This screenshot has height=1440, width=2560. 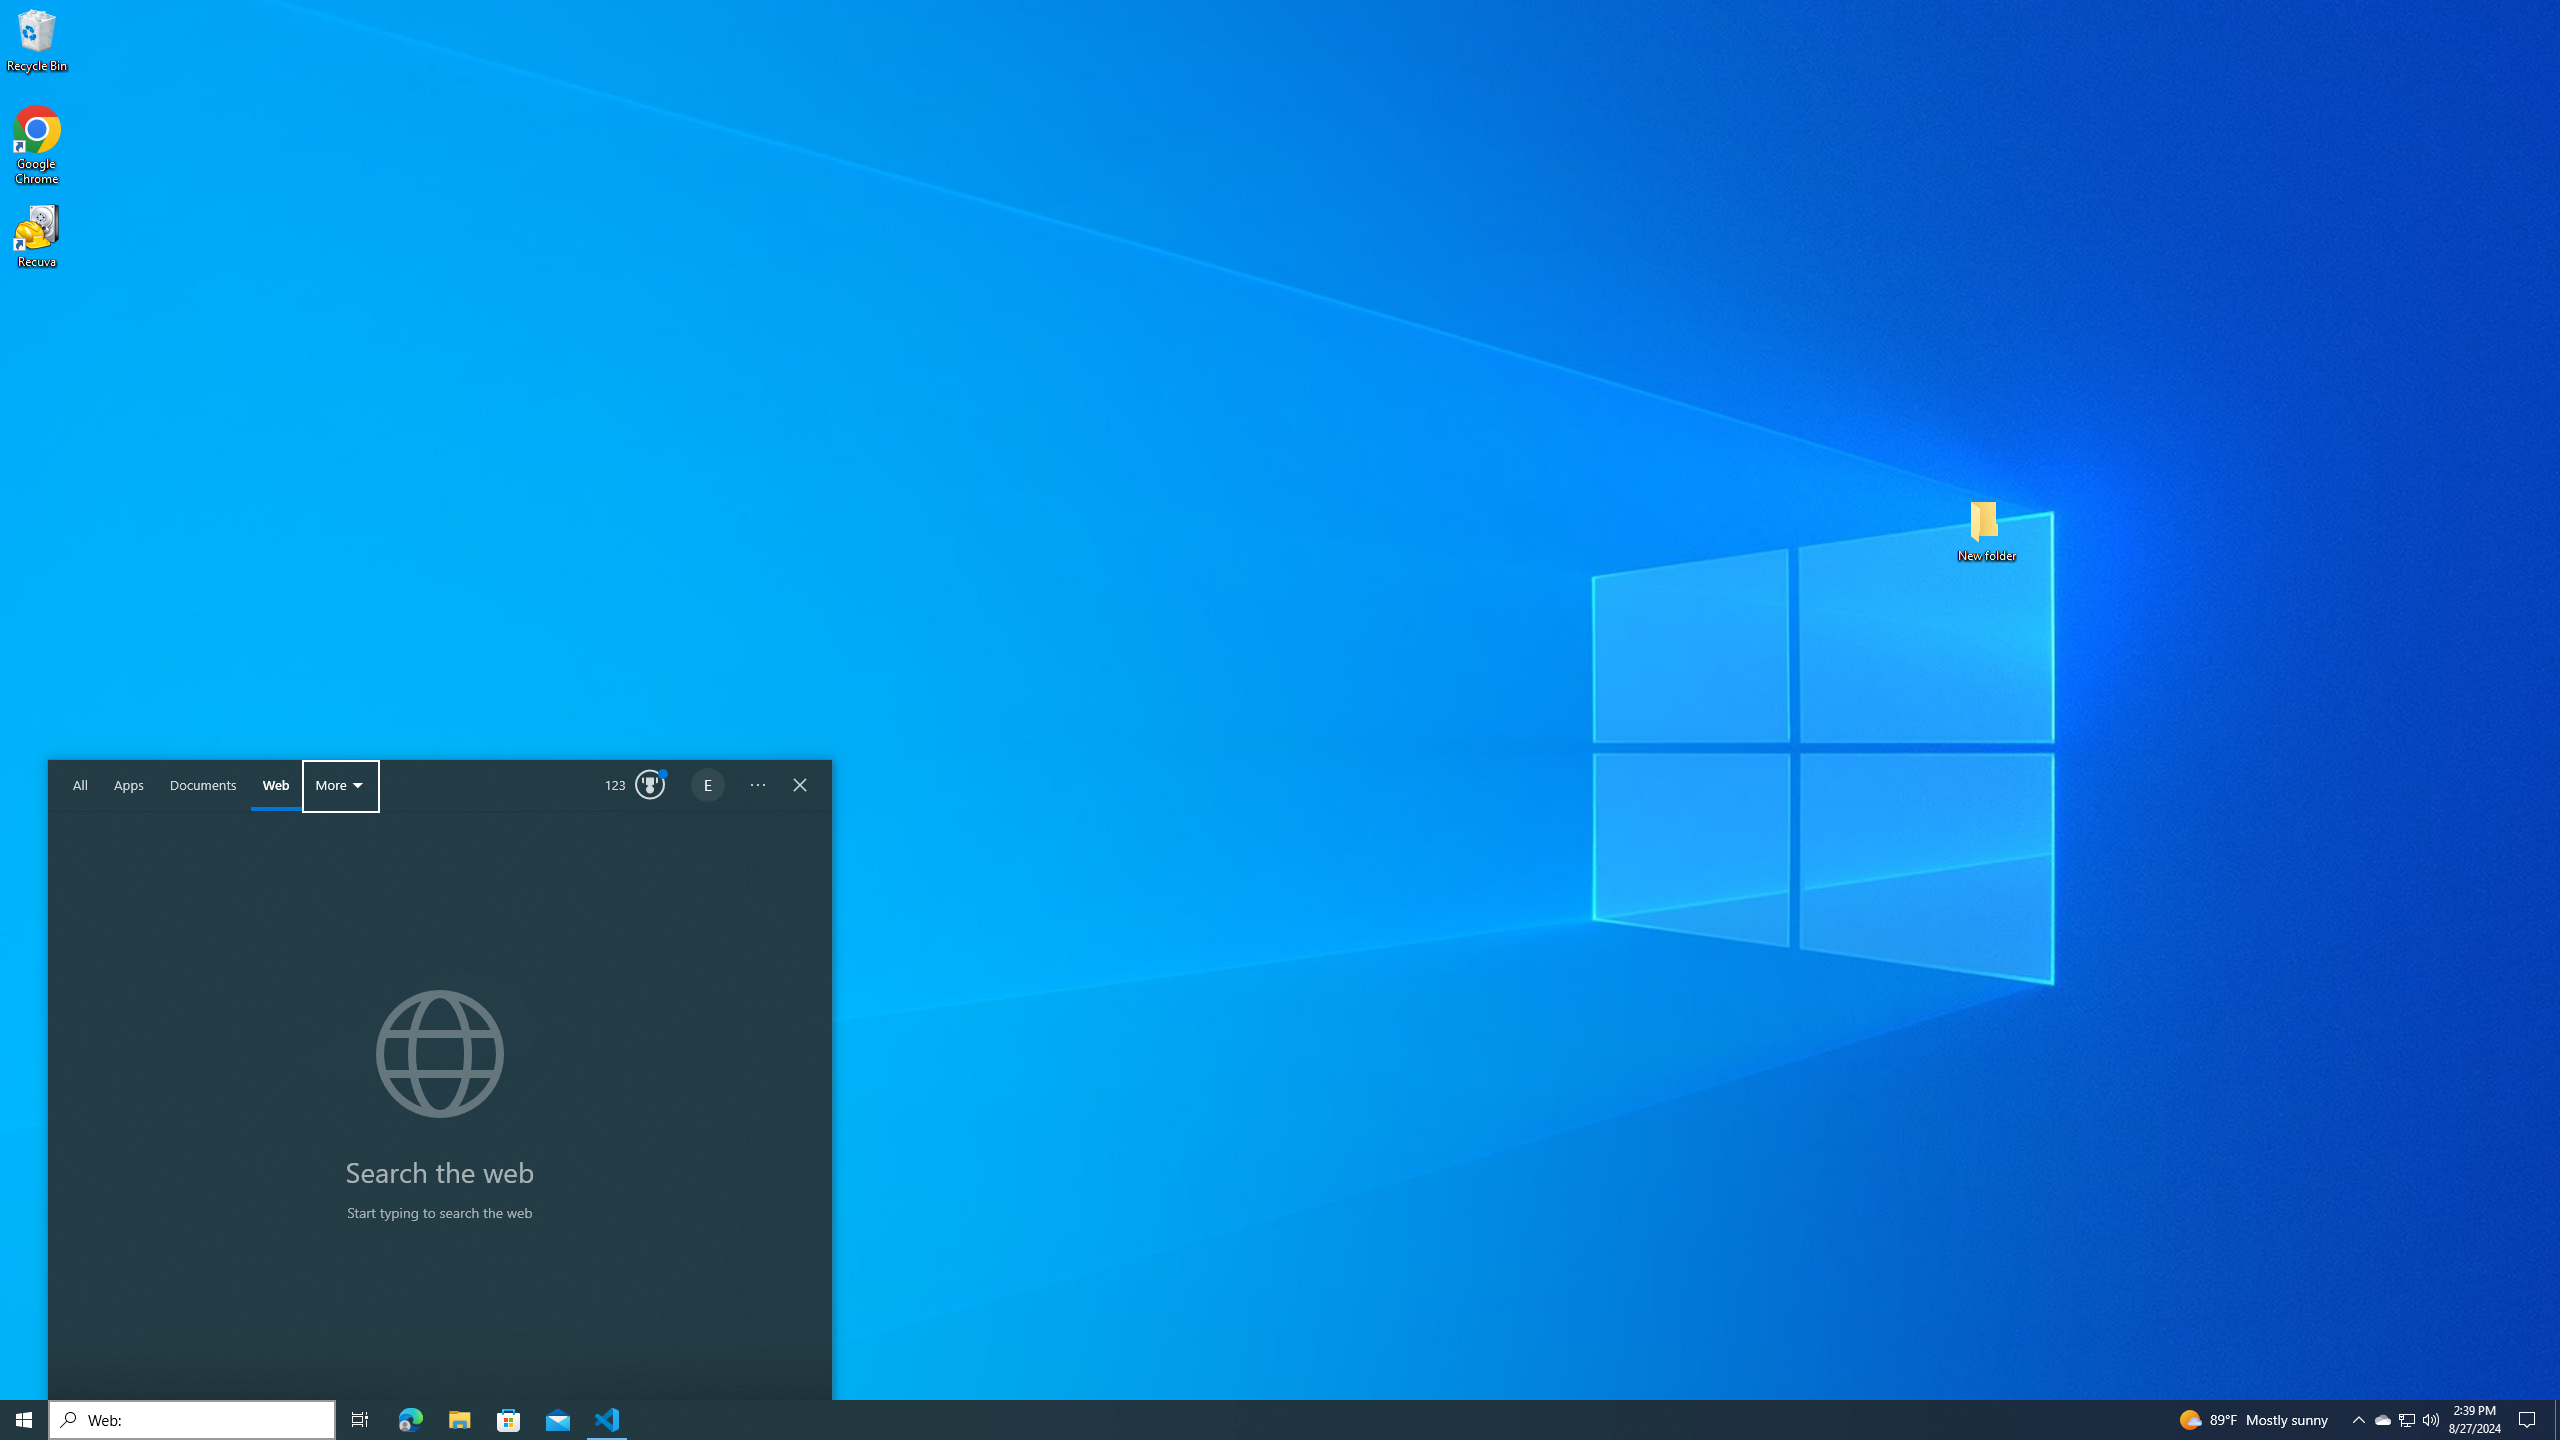 What do you see at coordinates (709, 785) in the screenshot?
I see `'Options'` at bounding box center [709, 785].